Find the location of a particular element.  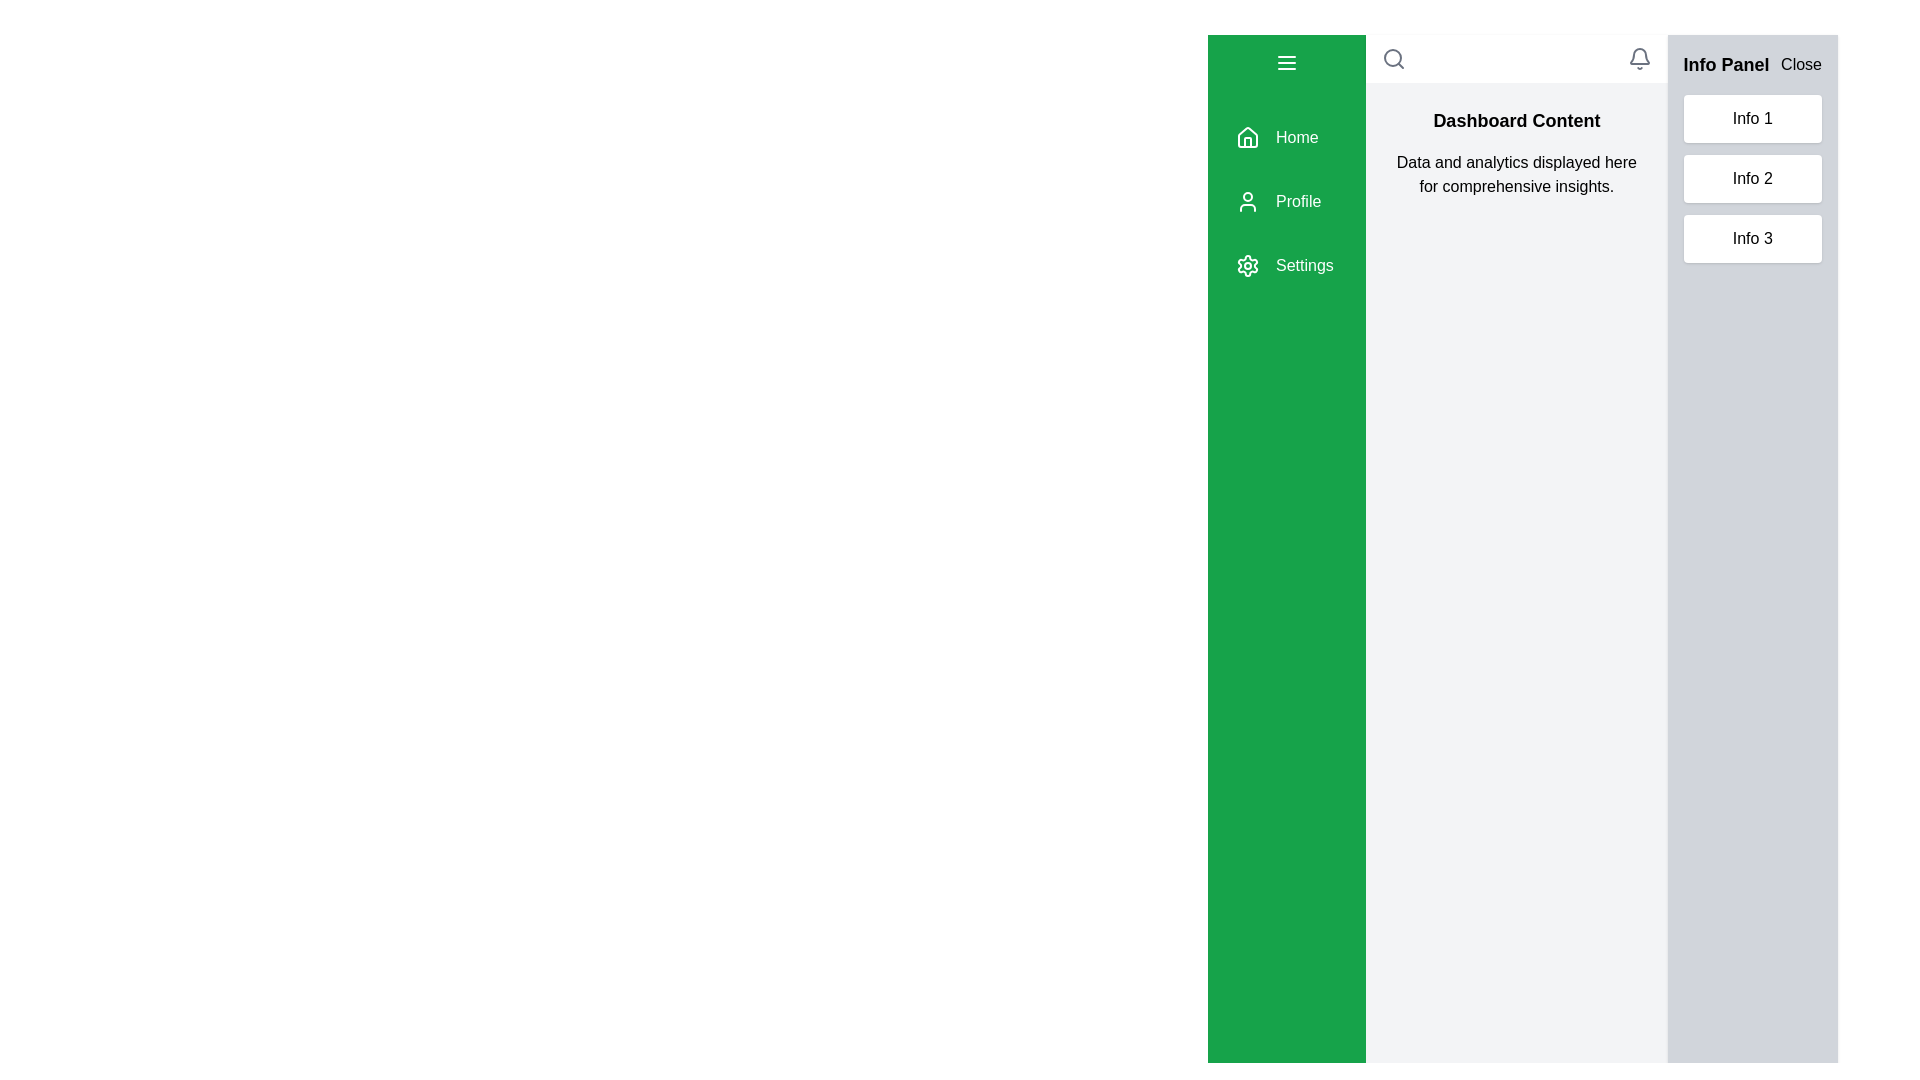

the 'Settings' label, which is displayed in white font on a green background, located in the vertical navigation bar as the third item after 'Home' and 'Profile' is located at coordinates (1304, 265).